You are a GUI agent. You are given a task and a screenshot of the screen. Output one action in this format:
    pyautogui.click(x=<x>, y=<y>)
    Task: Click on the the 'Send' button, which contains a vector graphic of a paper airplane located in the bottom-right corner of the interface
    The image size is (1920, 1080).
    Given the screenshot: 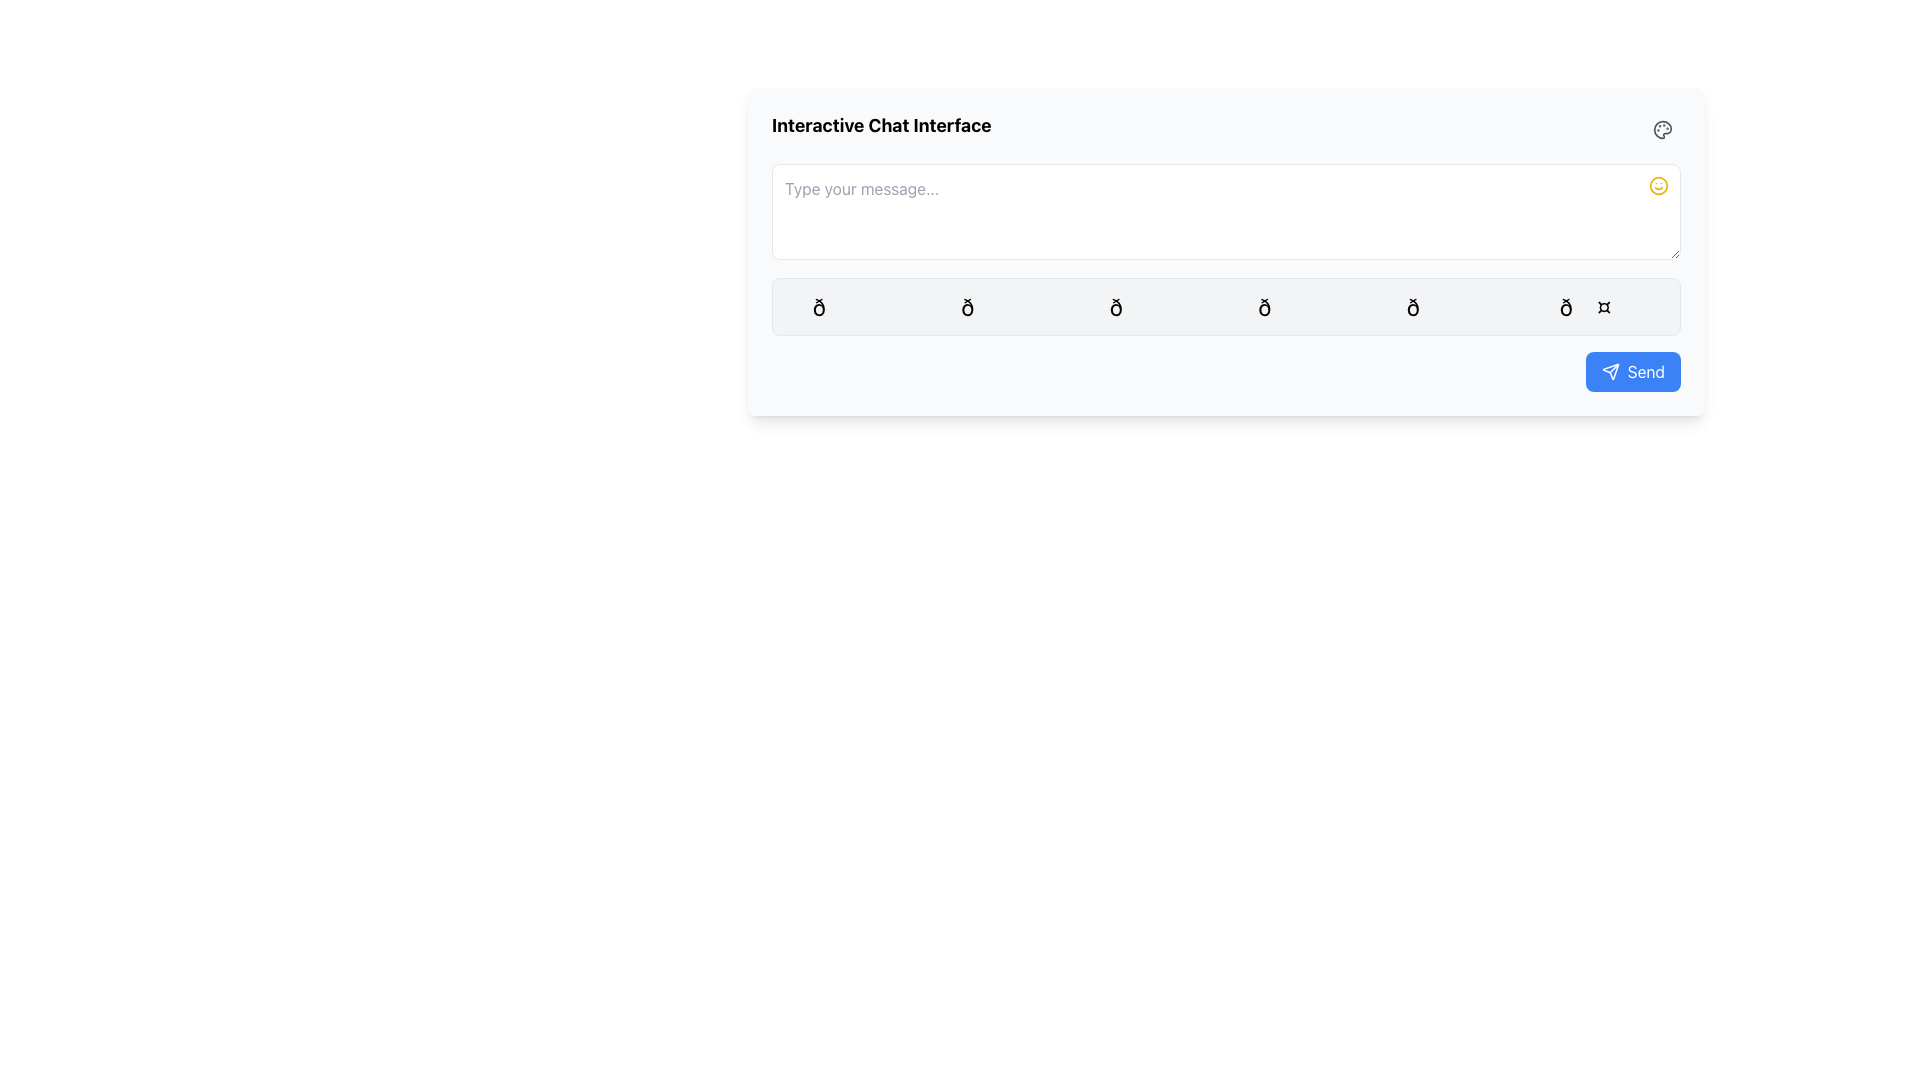 What is the action you would take?
    pyautogui.click(x=1610, y=371)
    